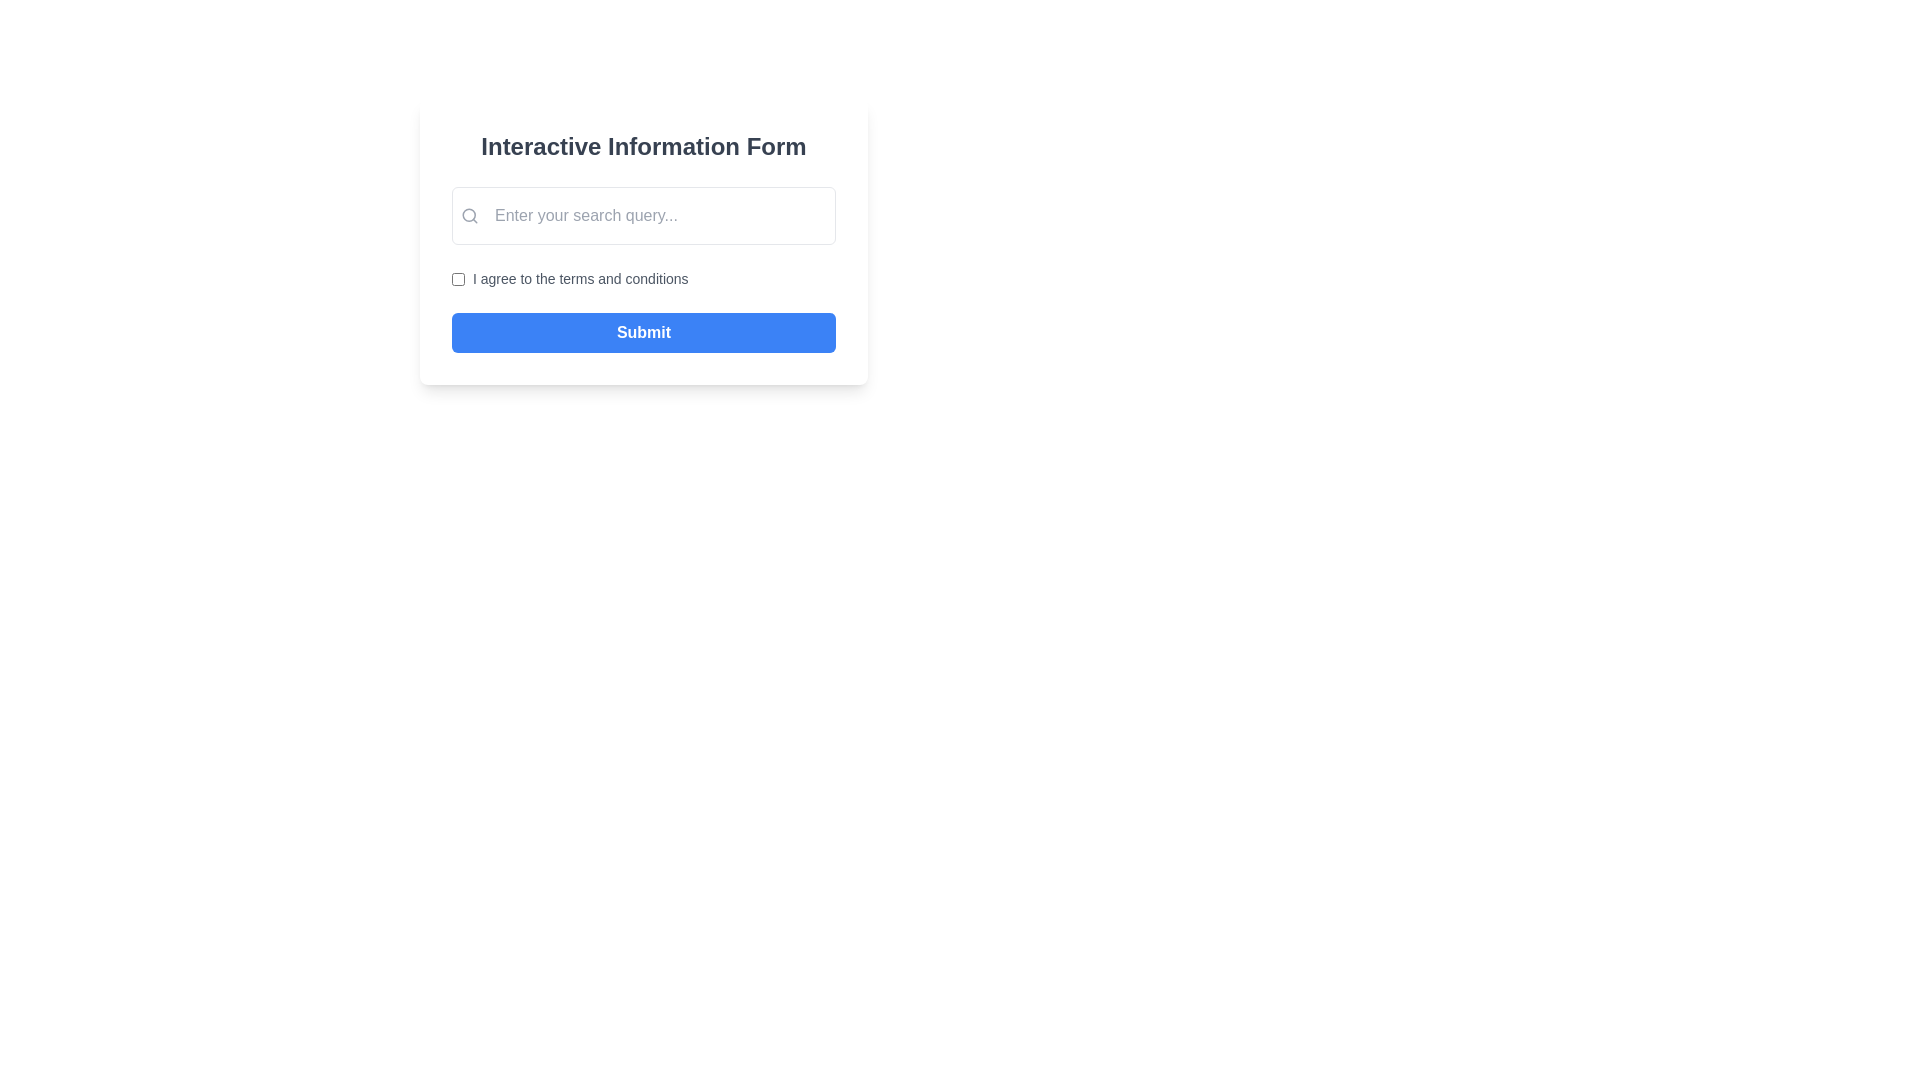 This screenshot has width=1920, height=1080. Describe the element at coordinates (457, 278) in the screenshot. I see `the checkbox` at that location.